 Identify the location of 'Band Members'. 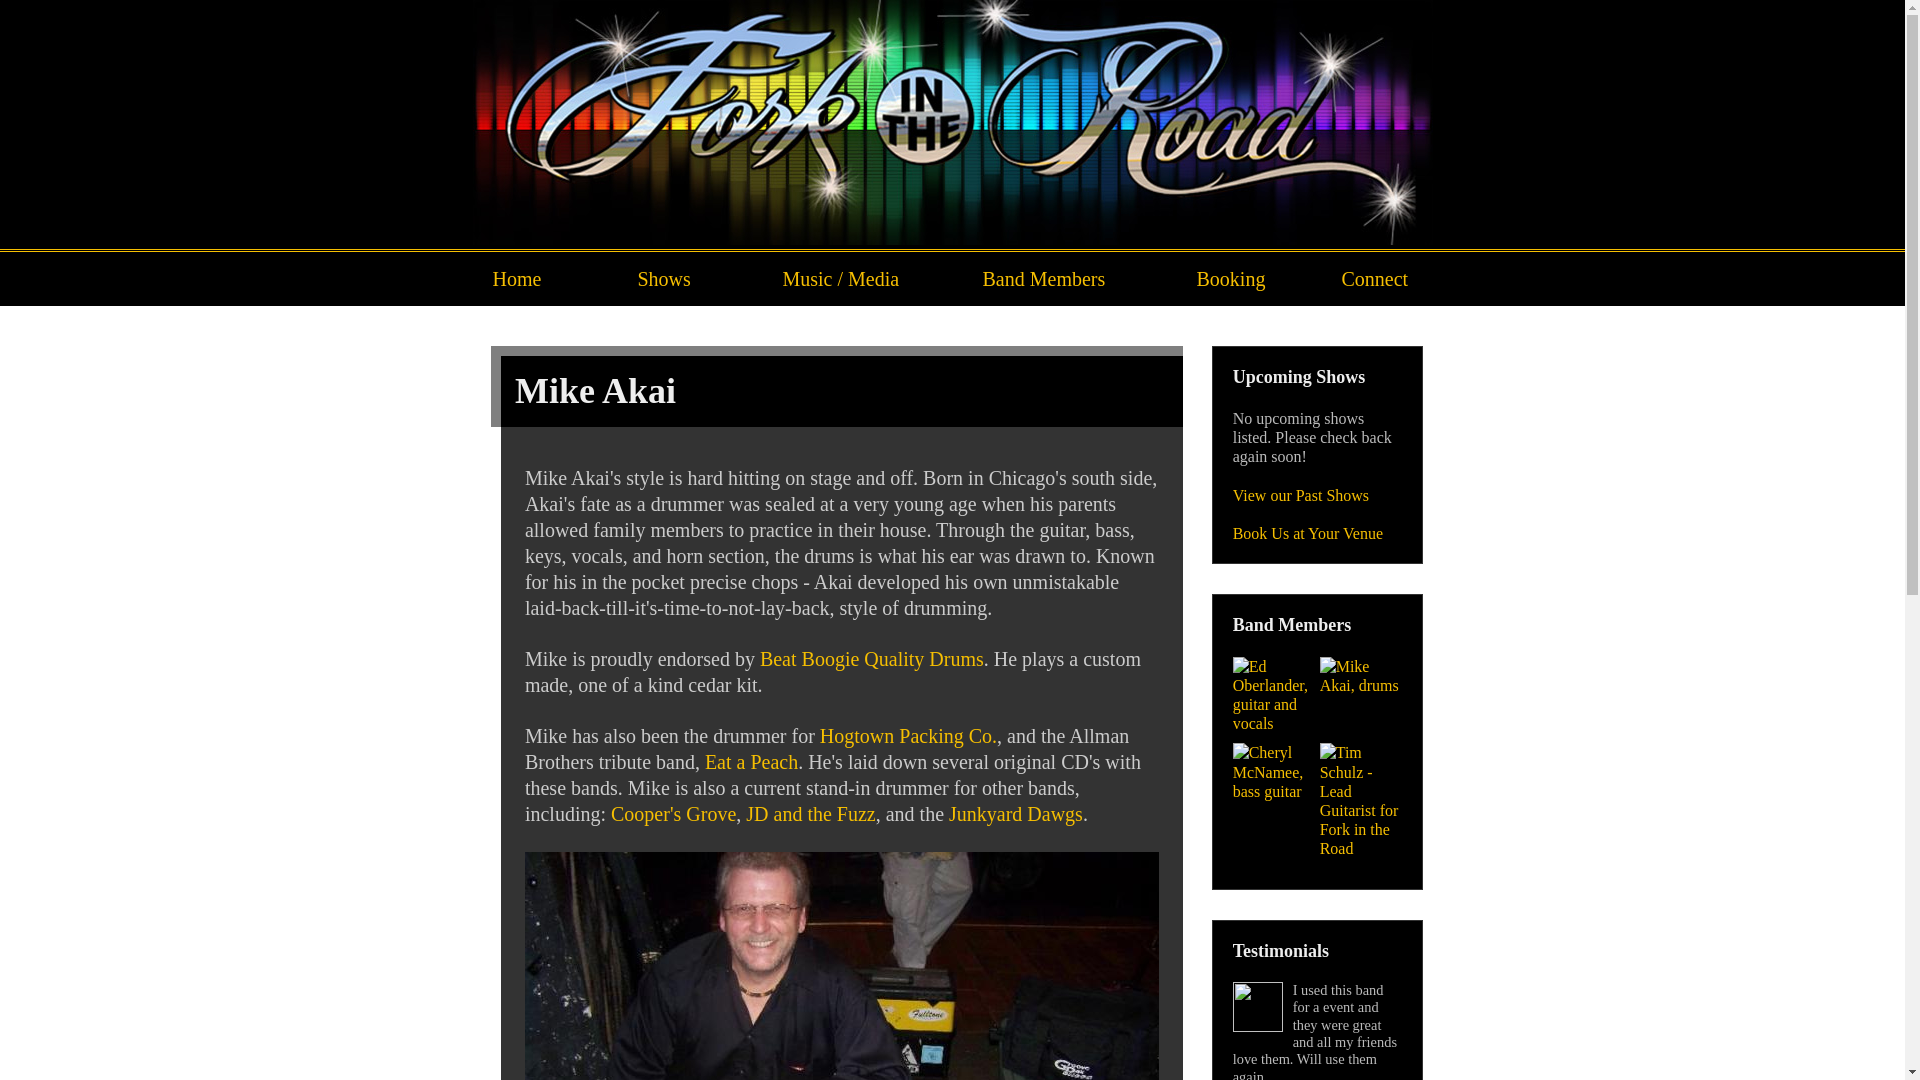
(1068, 278).